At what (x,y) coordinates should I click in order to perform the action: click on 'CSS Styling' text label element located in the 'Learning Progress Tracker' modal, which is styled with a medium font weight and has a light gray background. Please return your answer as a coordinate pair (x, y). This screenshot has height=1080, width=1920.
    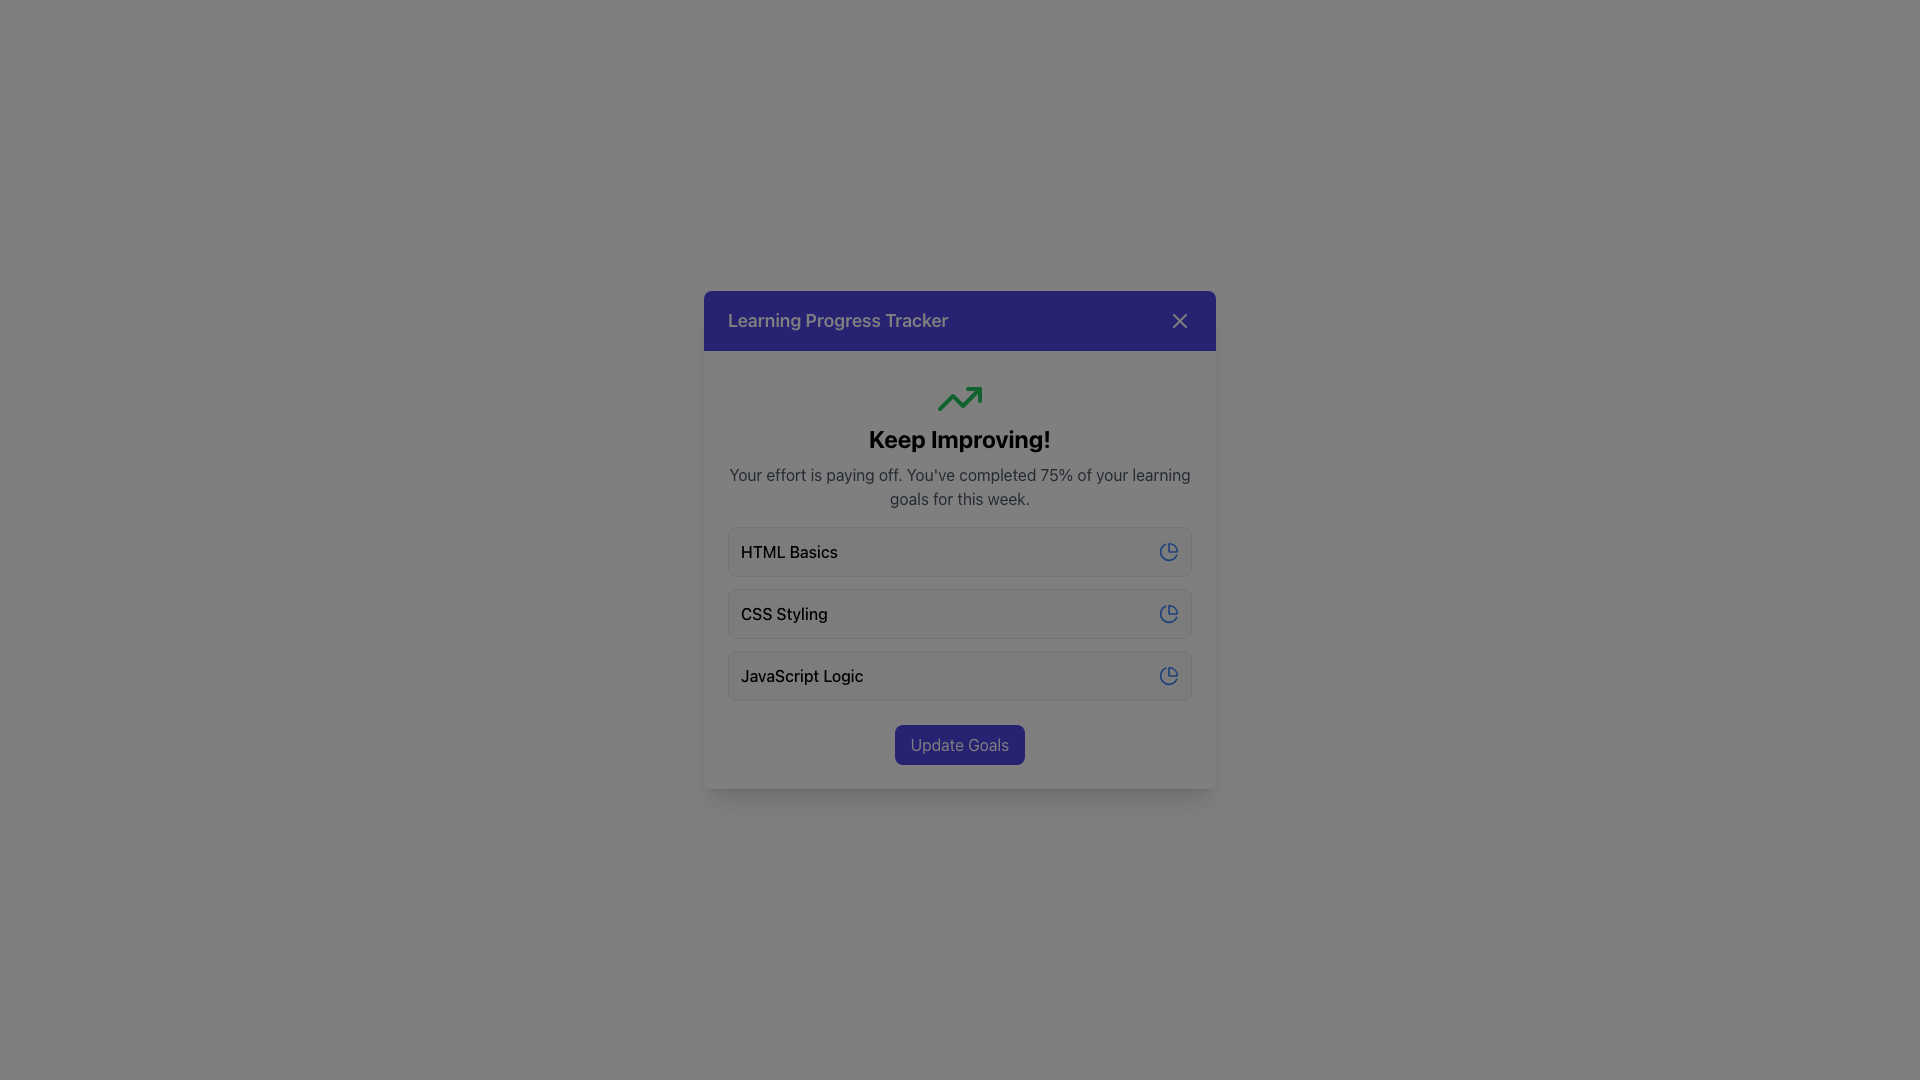
    Looking at the image, I should click on (783, 612).